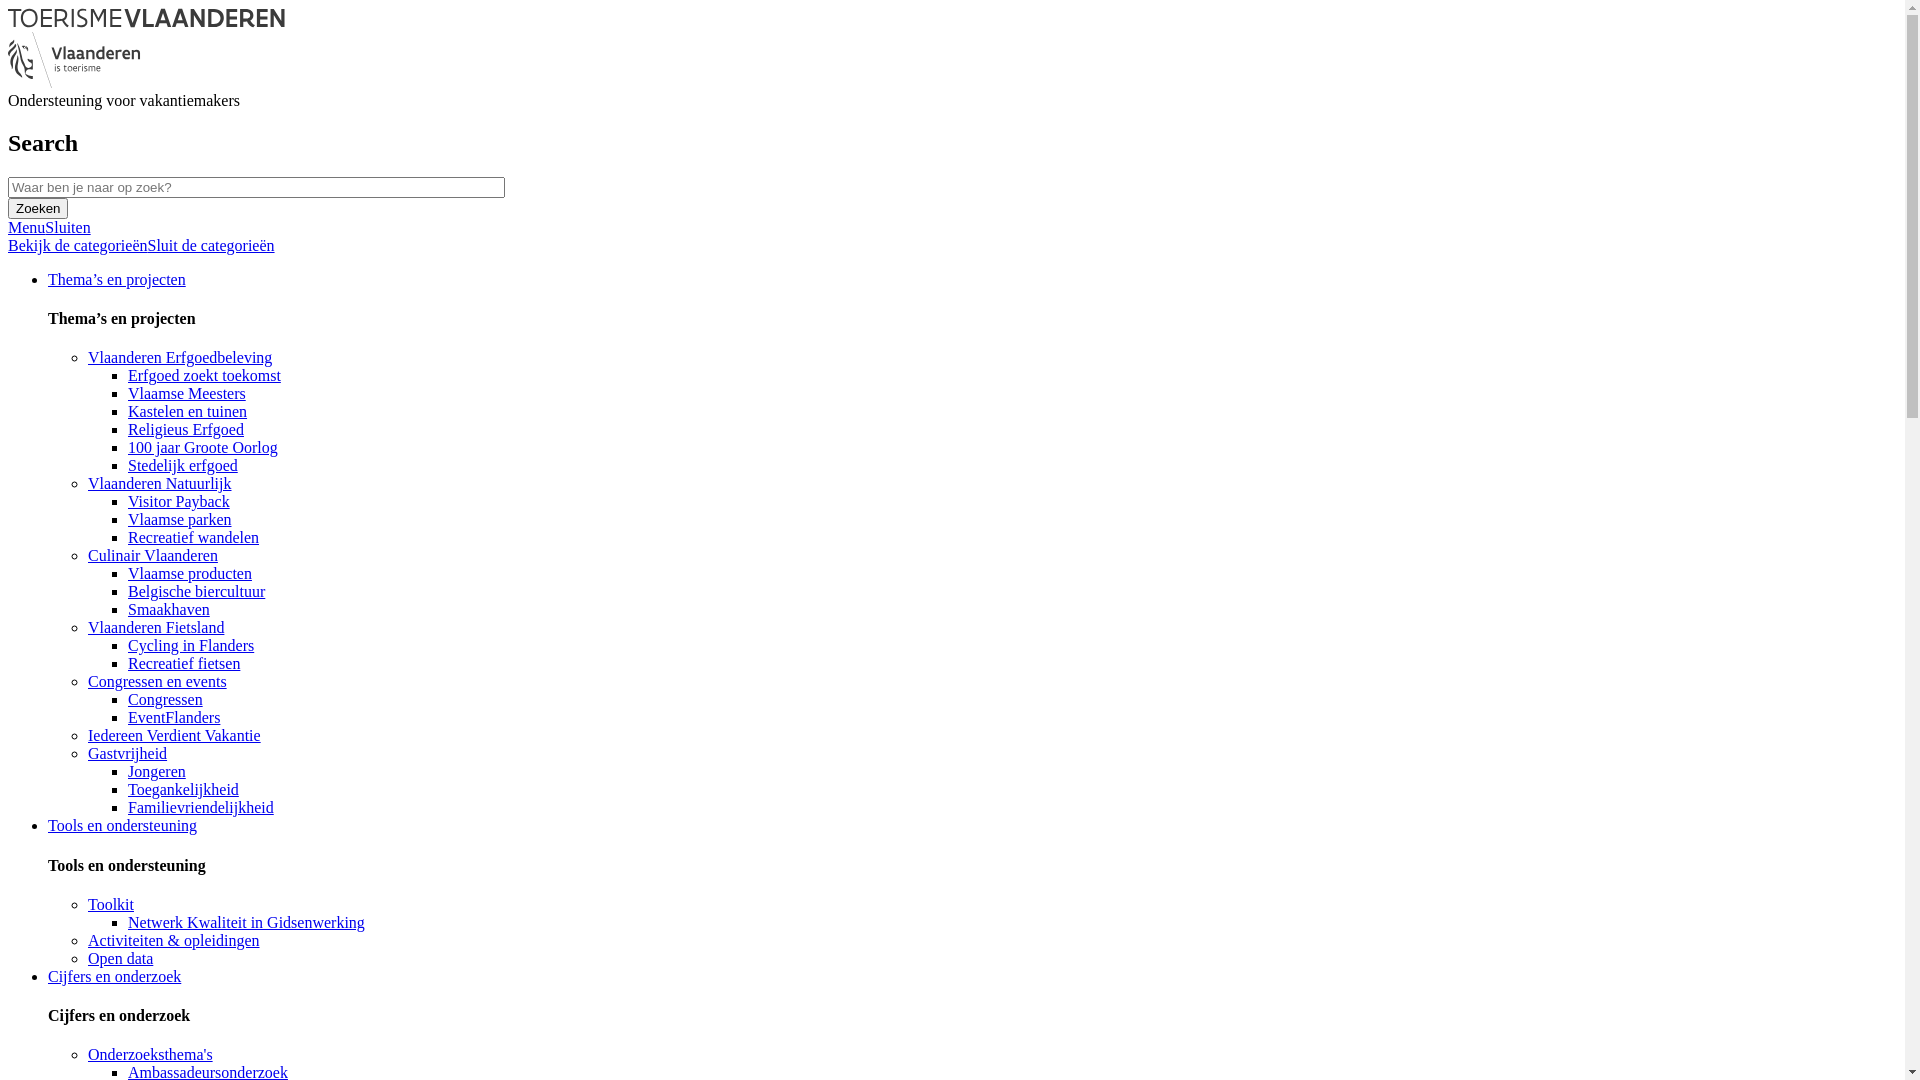  I want to click on 'Vlaanderen Natuurlijk', so click(86, 483).